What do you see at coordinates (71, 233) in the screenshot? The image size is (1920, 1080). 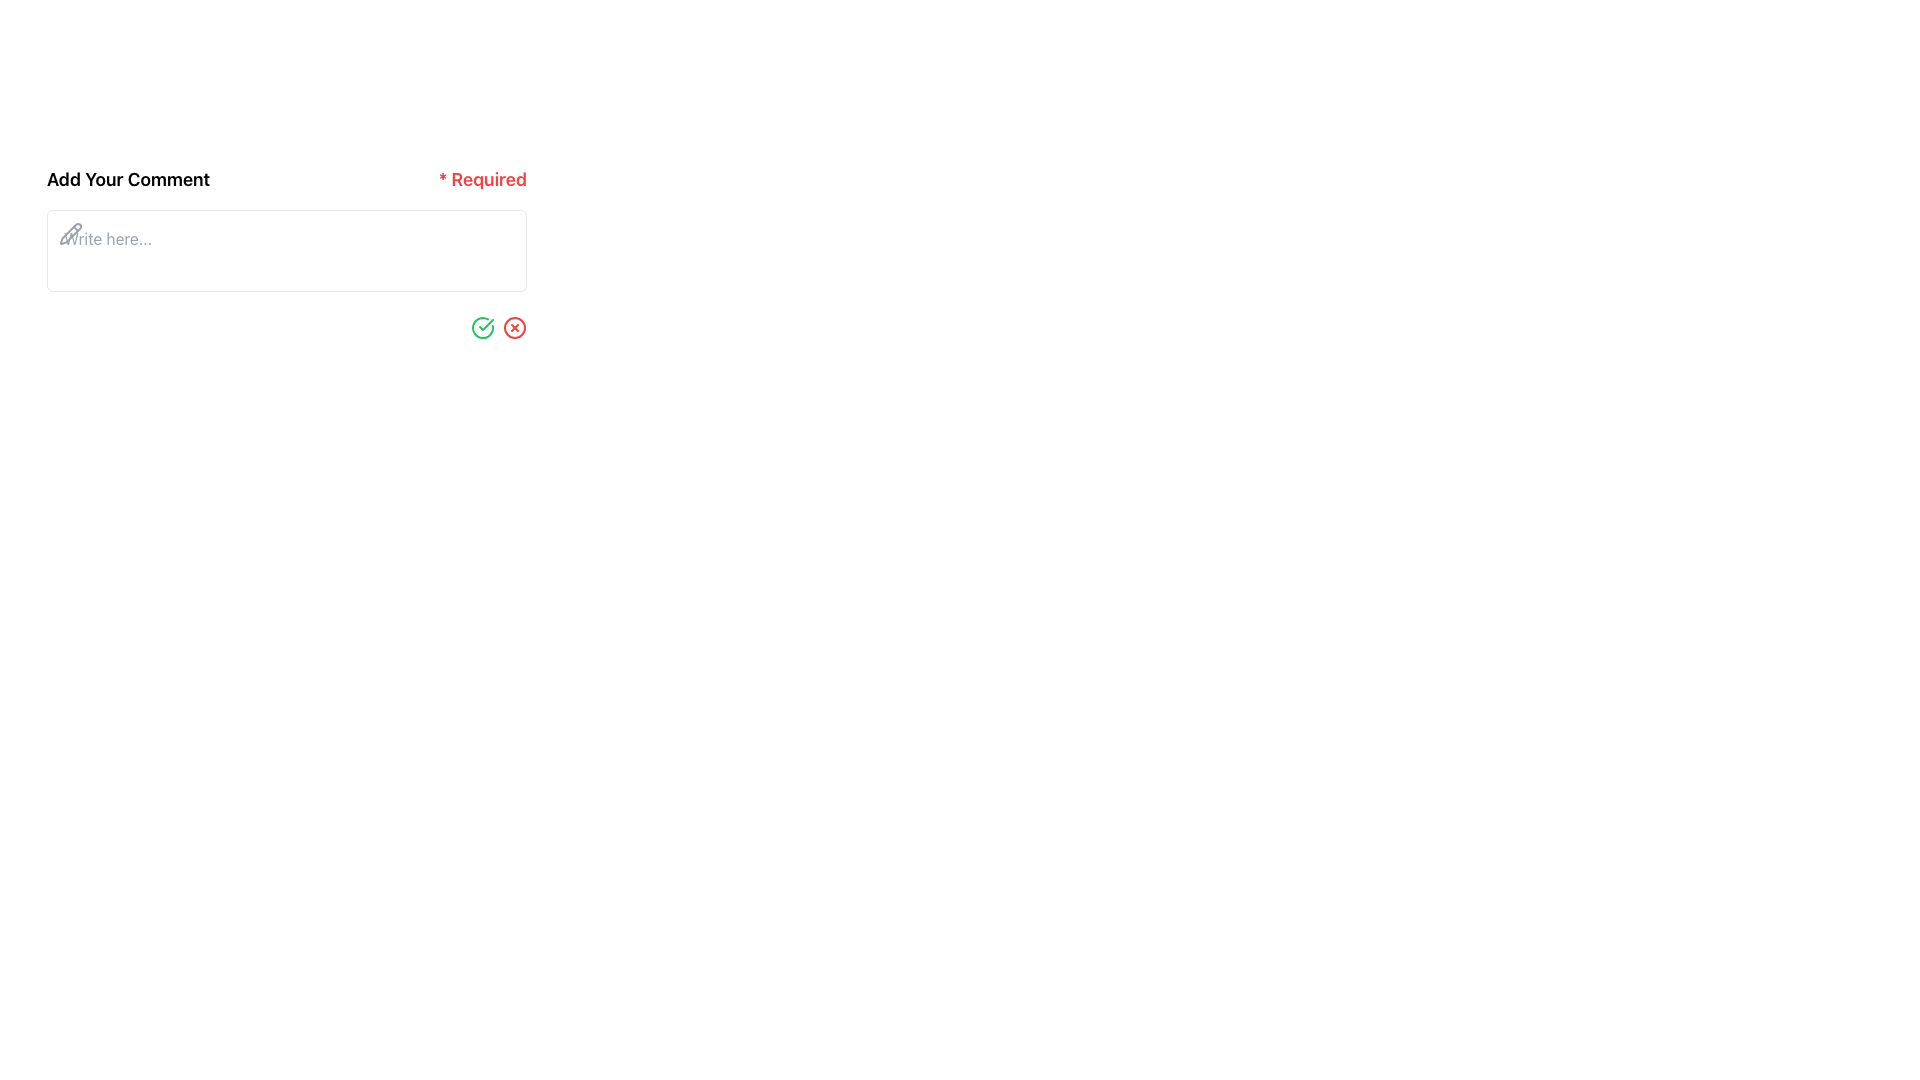 I see `the pencil icon located in the top-left corner of the 'Write here...' textarea, which is part of the 'Add Your Comment' form, indicating an edit action` at bounding box center [71, 233].